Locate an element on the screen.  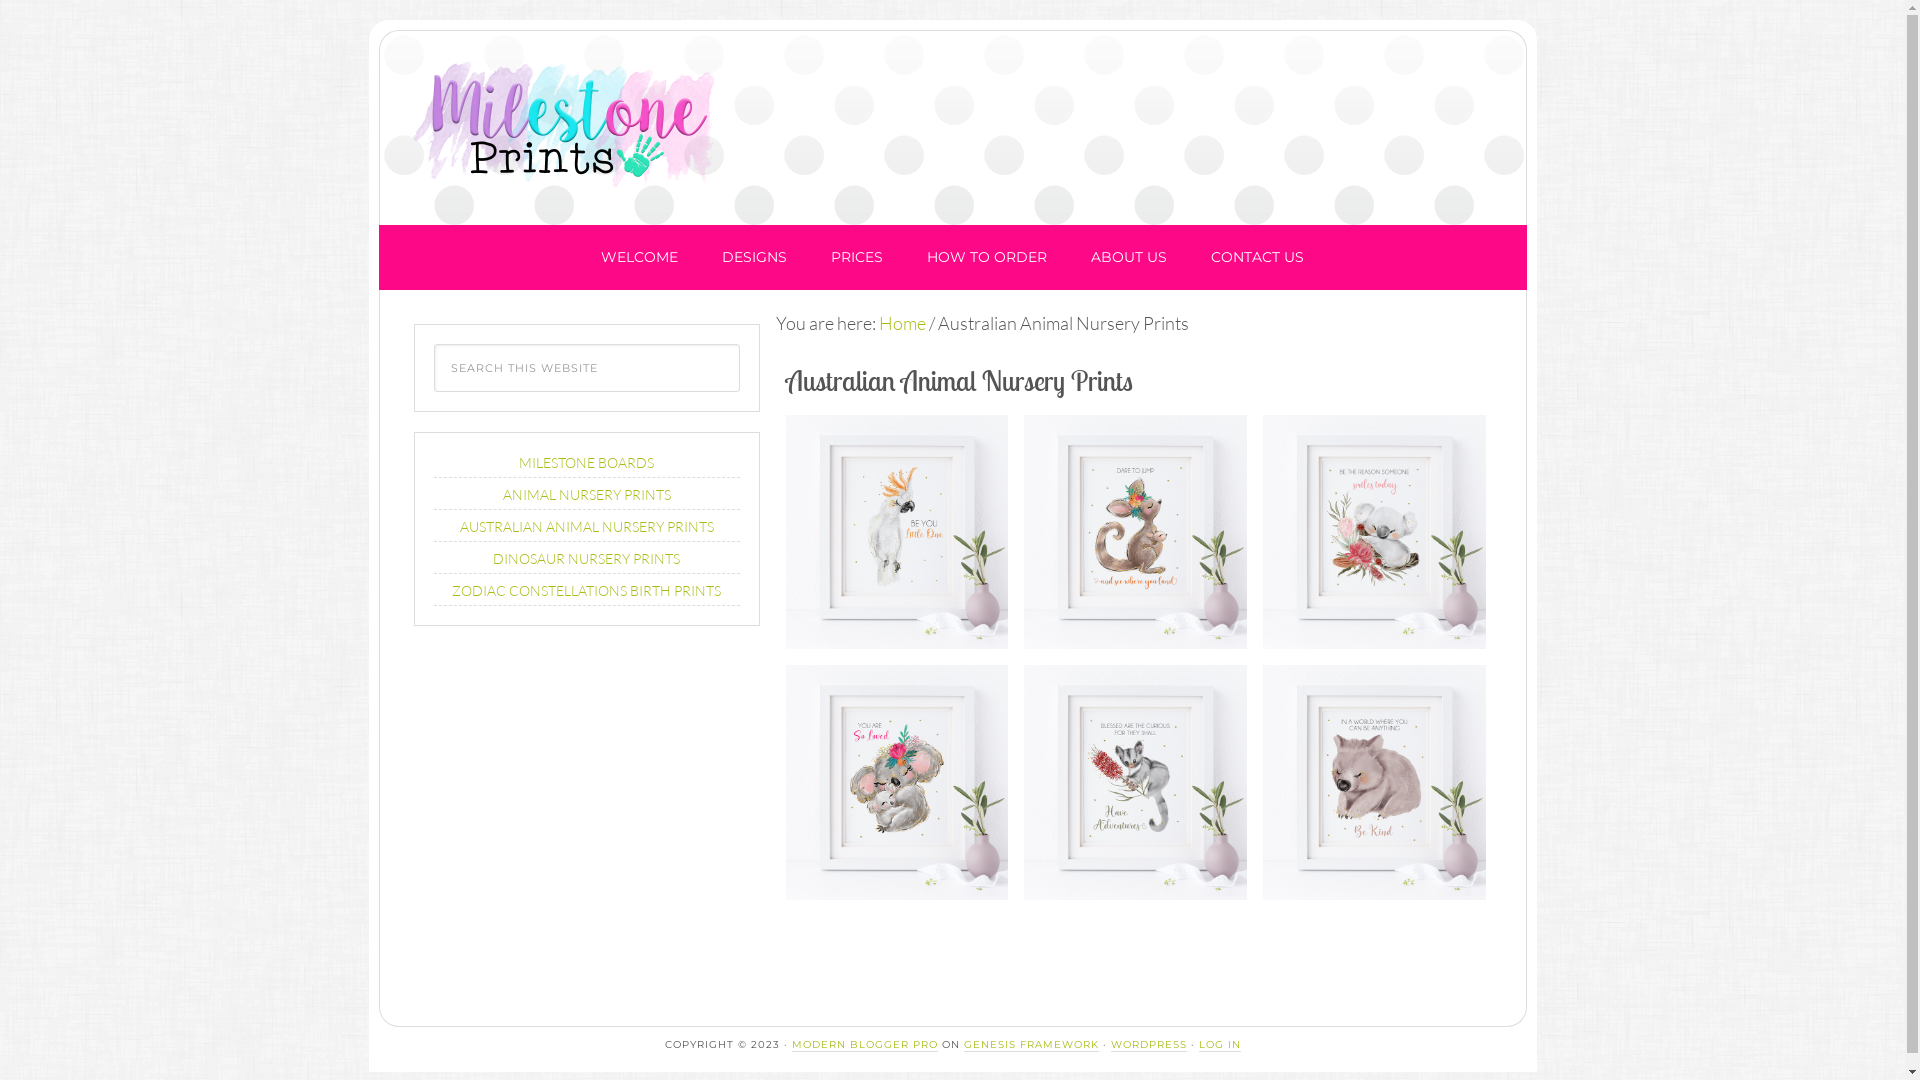
'MODERN BLOGGER PRO' is located at coordinates (864, 1044).